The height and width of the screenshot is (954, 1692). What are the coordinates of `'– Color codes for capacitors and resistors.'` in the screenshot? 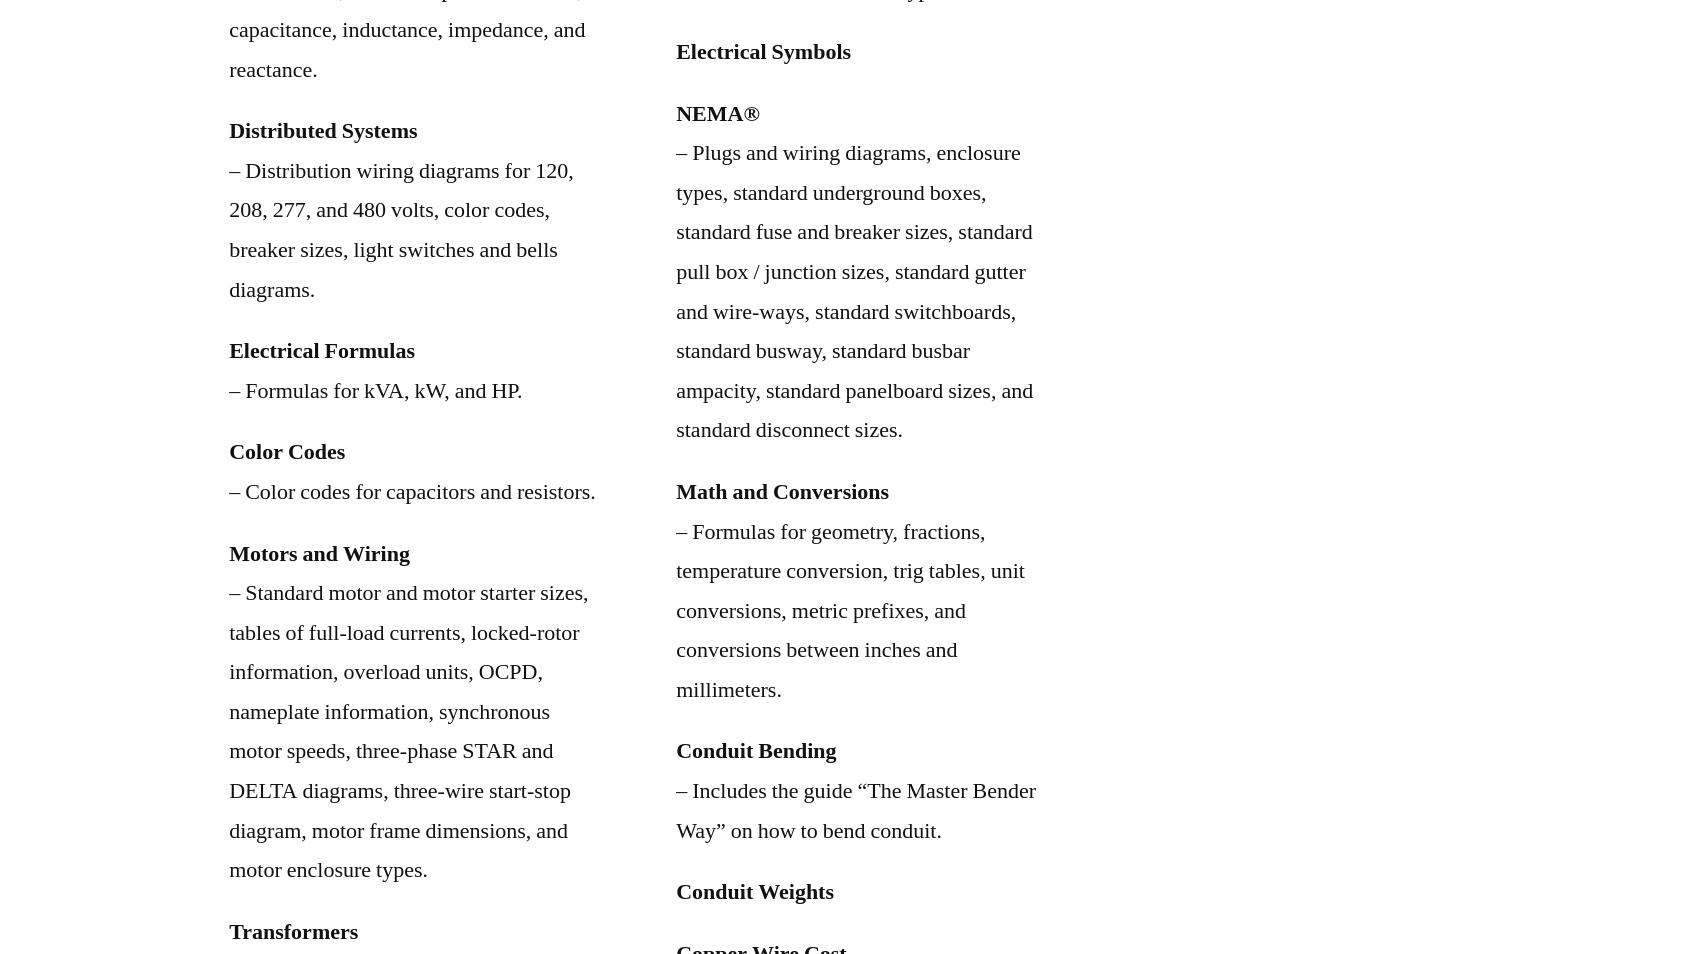 It's located at (412, 490).